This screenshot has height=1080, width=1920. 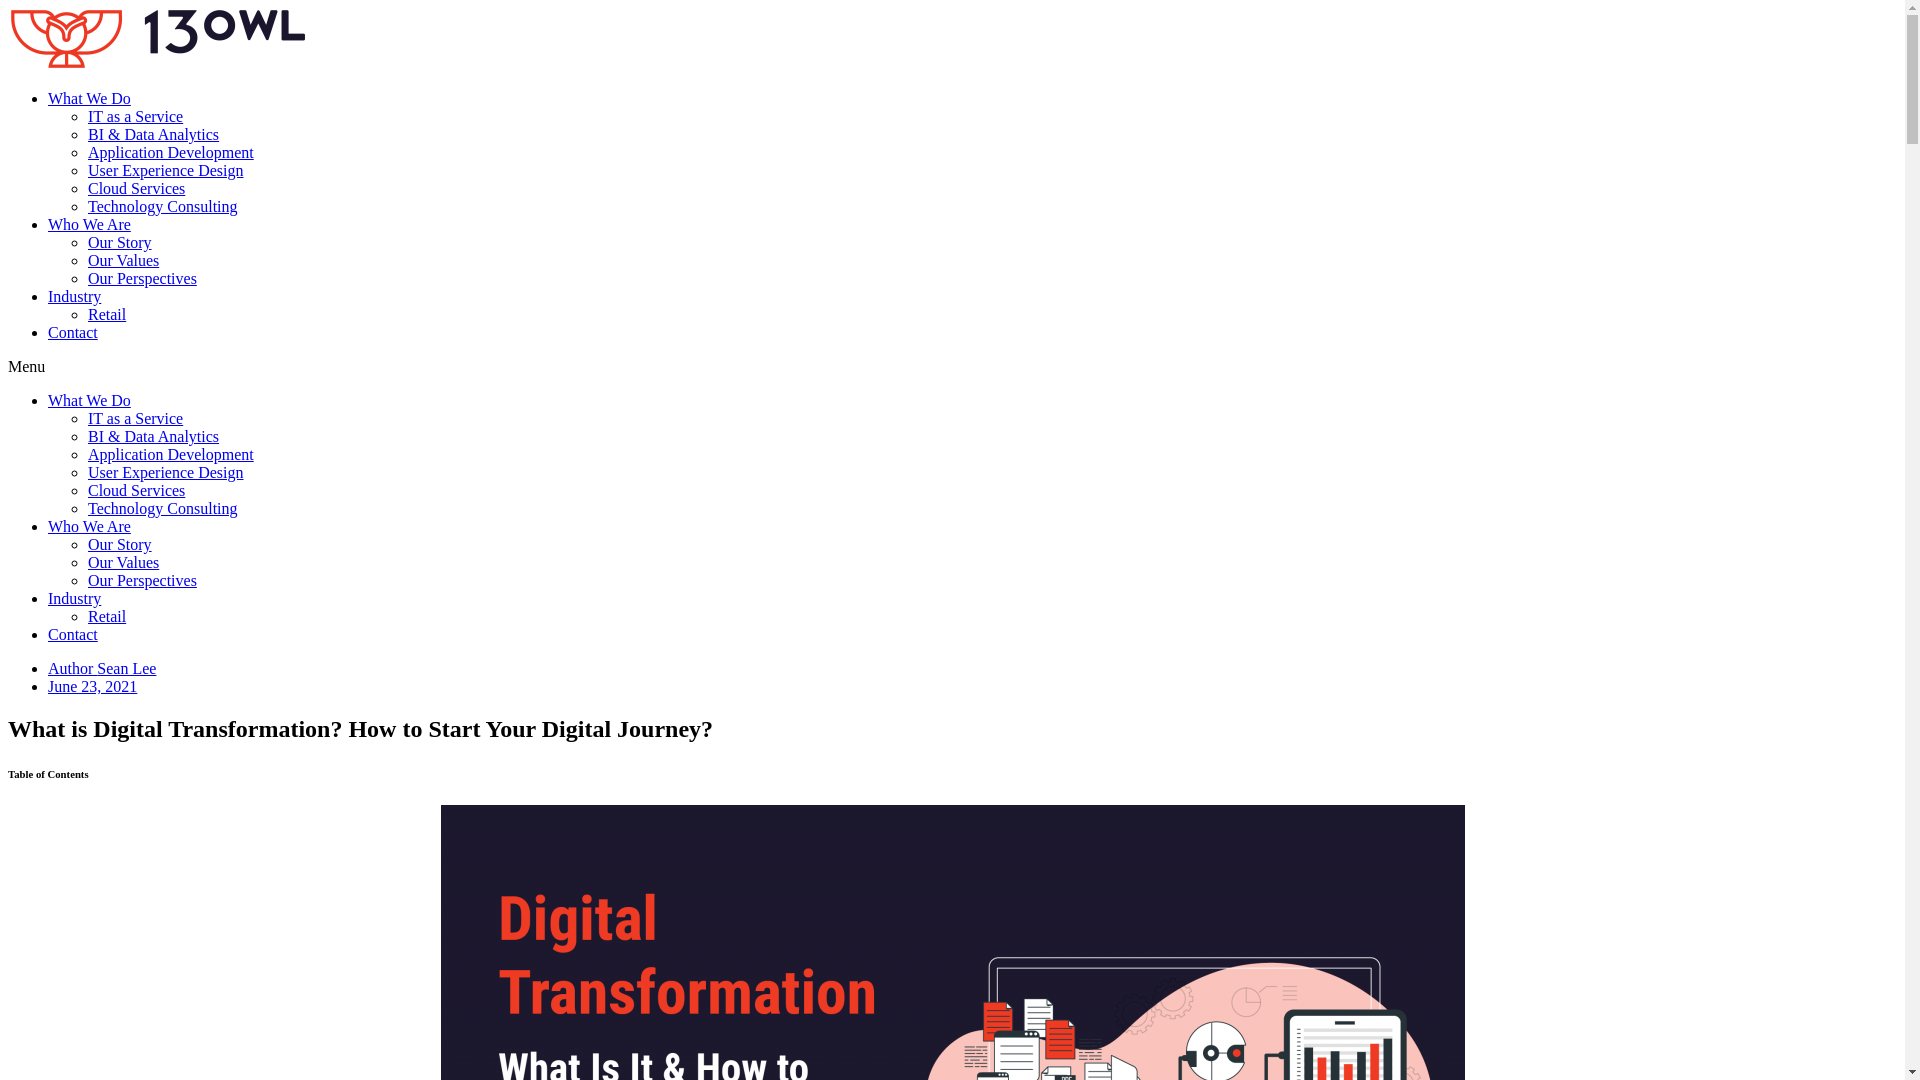 I want to click on 'User Experience Design', so click(x=166, y=472).